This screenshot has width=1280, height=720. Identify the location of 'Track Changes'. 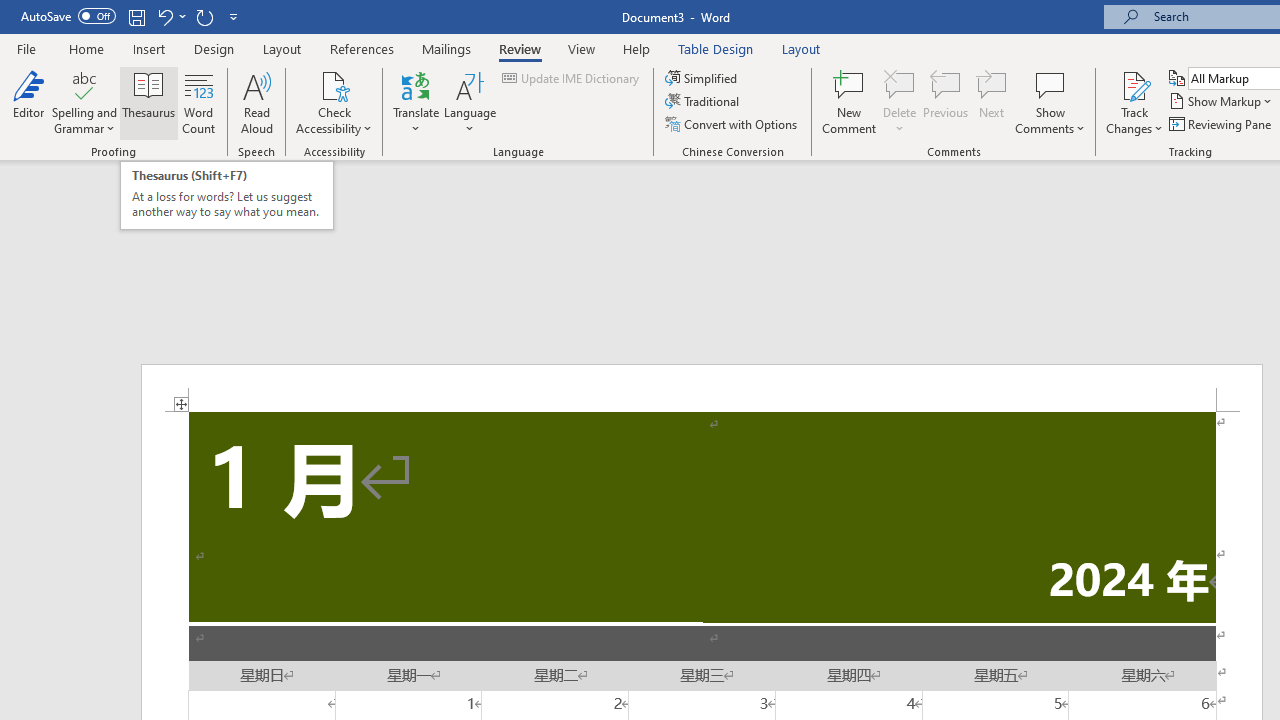
(1134, 103).